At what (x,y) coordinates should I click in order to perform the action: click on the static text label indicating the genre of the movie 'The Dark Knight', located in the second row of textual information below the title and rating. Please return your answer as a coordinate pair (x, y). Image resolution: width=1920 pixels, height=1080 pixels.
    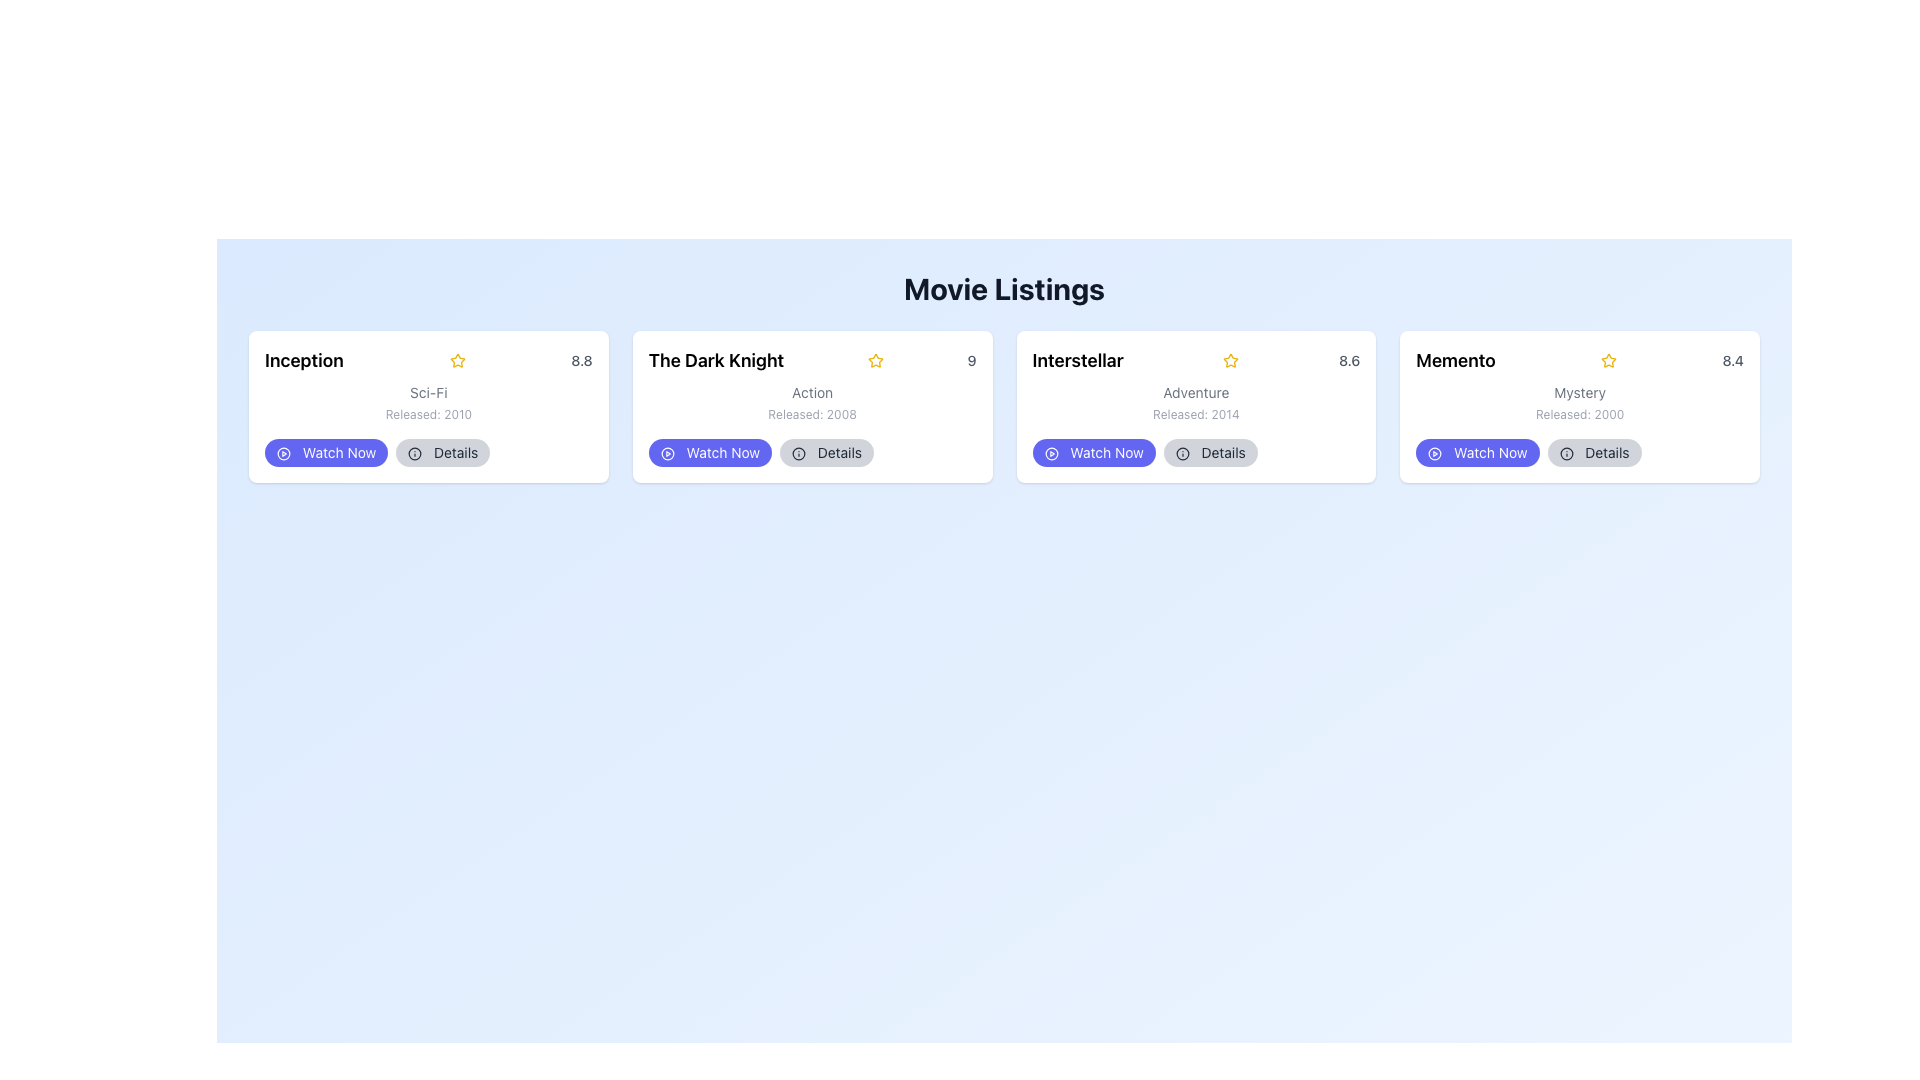
    Looking at the image, I should click on (812, 393).